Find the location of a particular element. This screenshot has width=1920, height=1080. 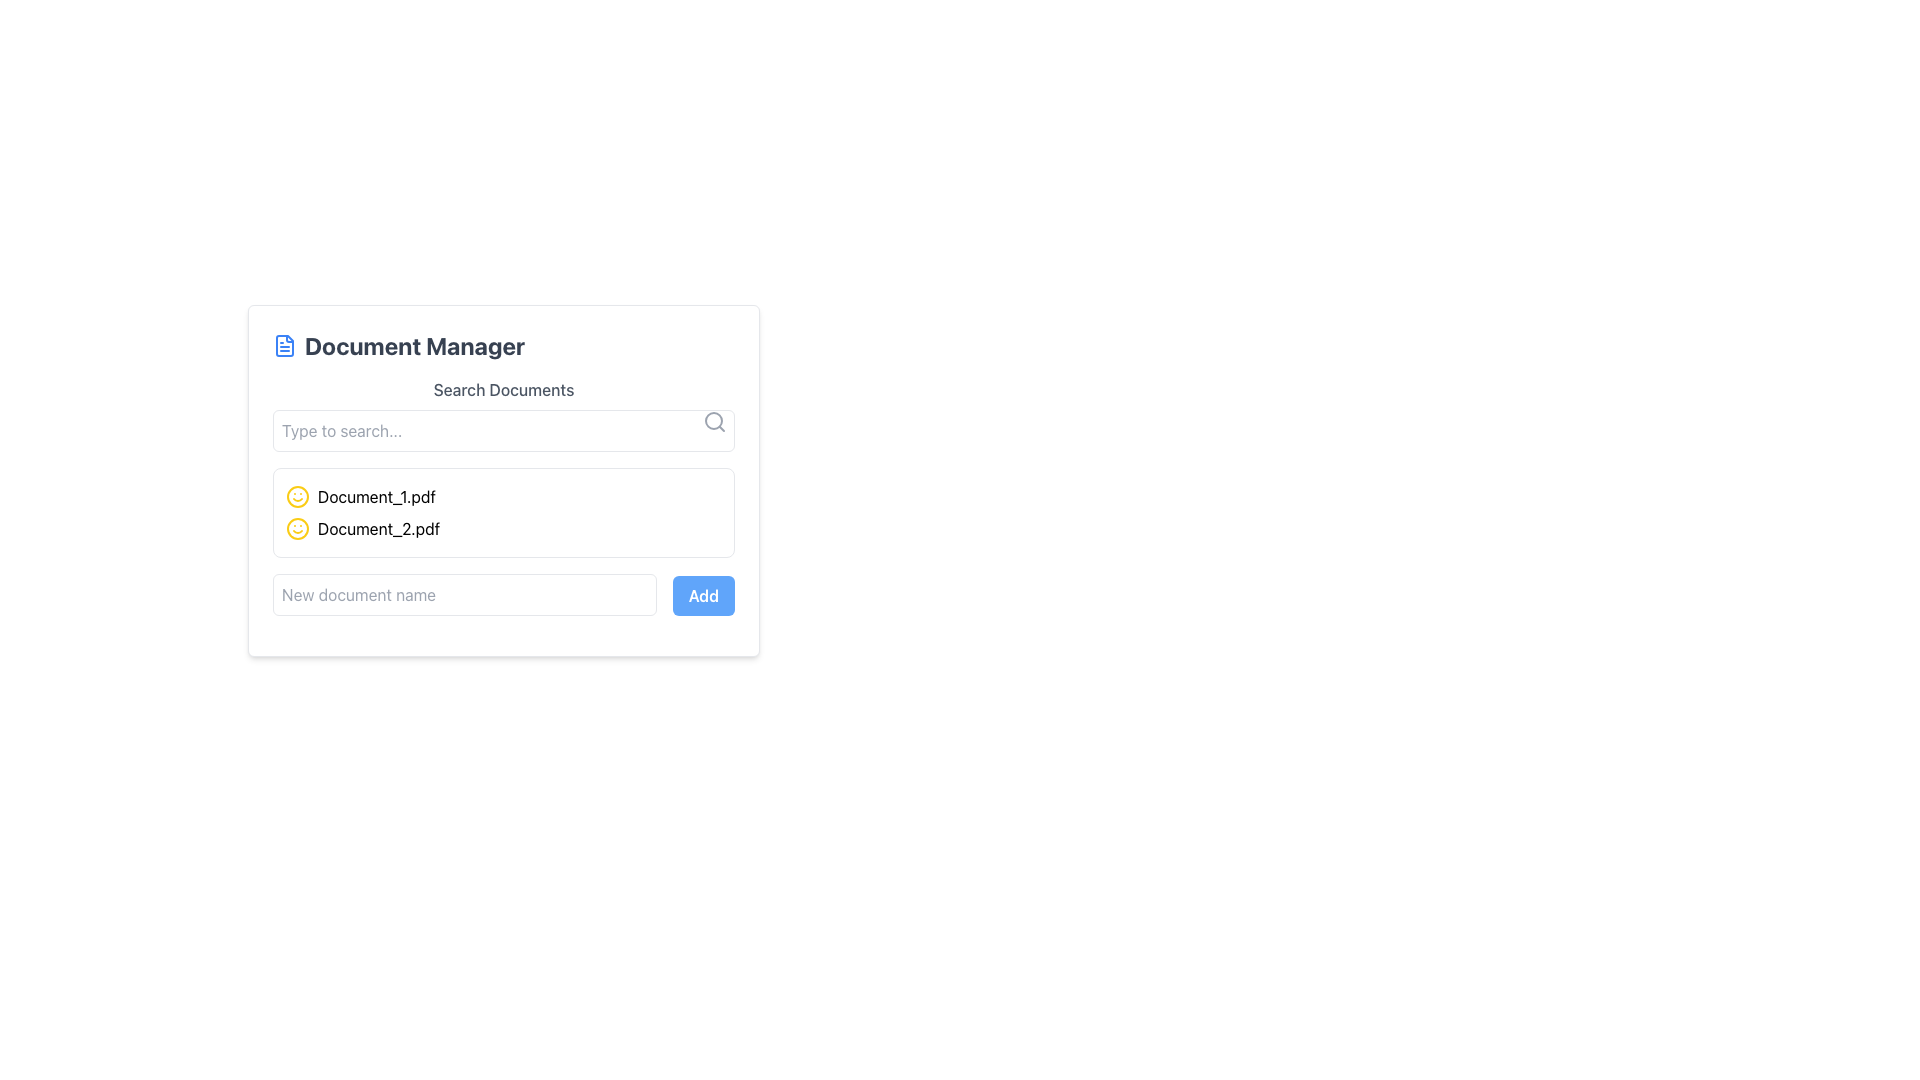

the decorative icon component representing the outer border of the smiley face icon, which is located to the left of the text 'Document_2.pdf' is located at coordinates (296, 496).